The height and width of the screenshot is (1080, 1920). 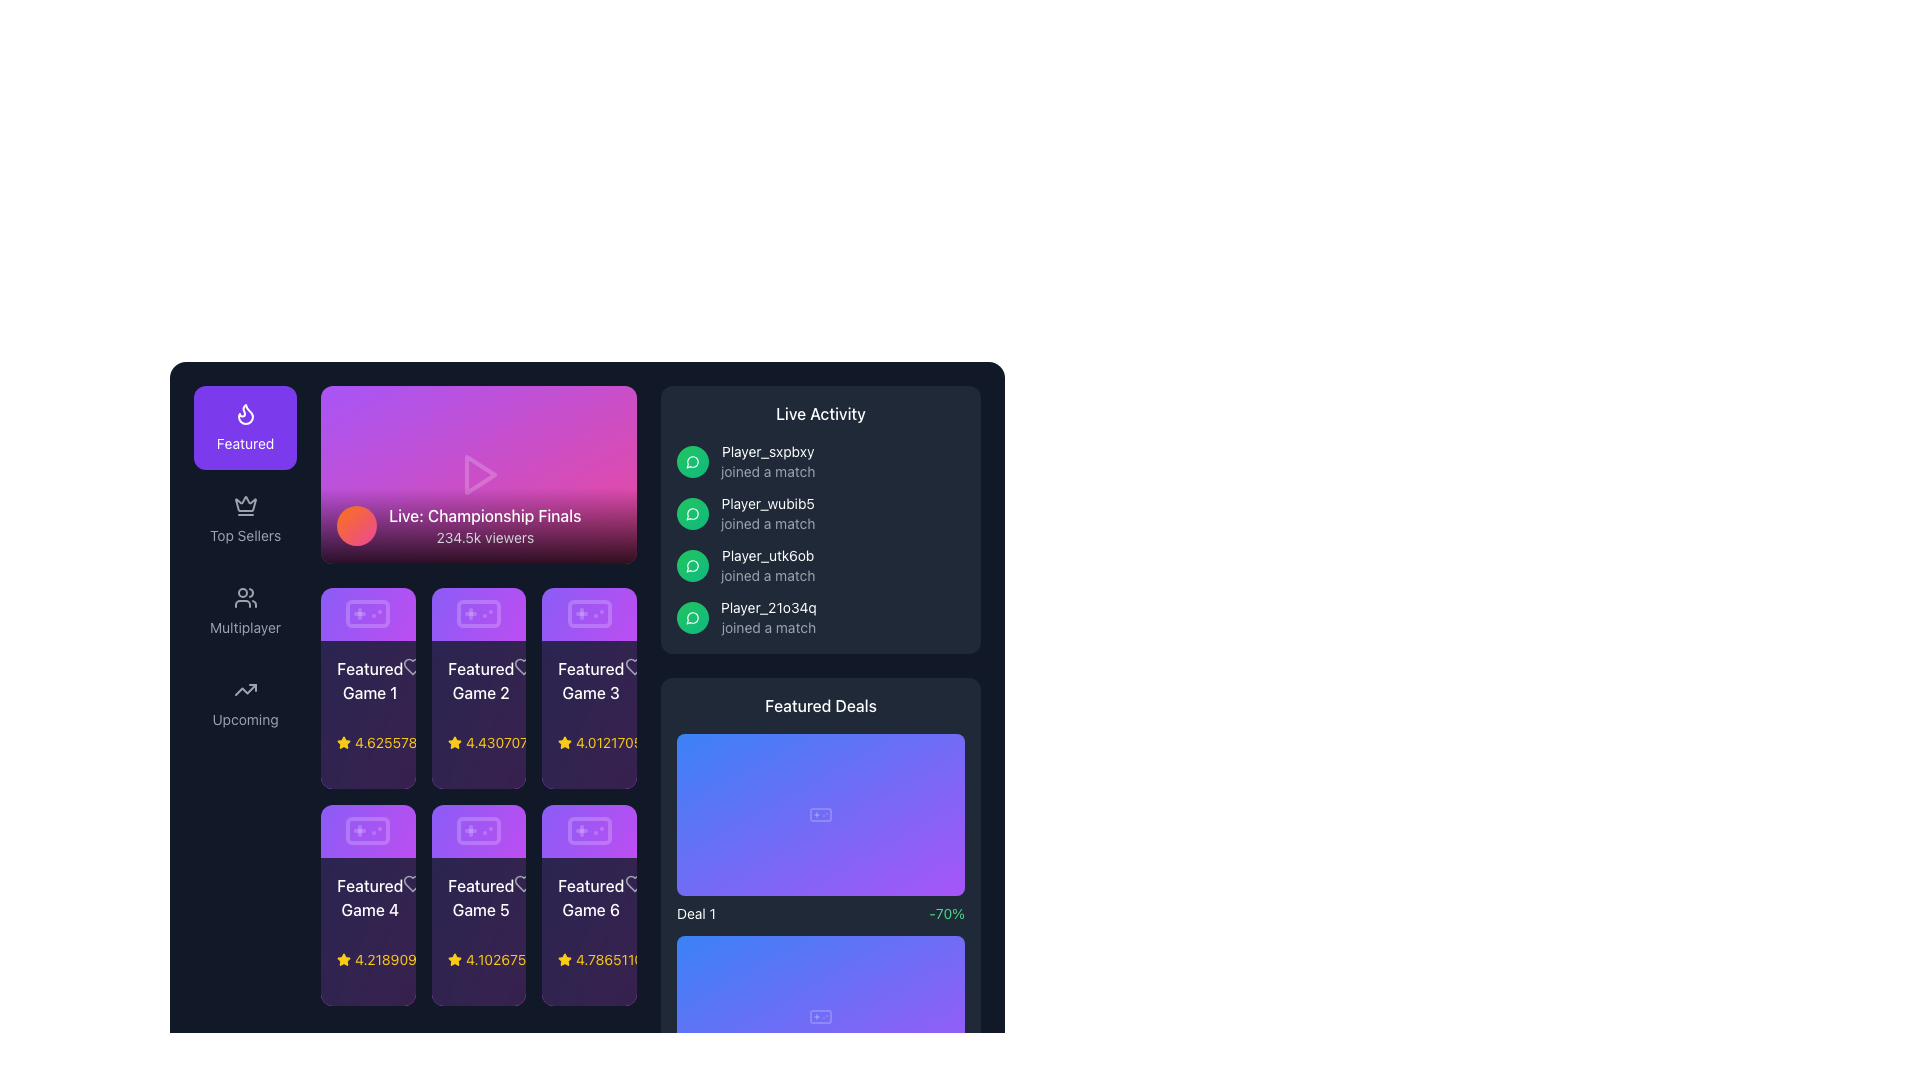 What do you see at coordinates (523, 666) in the screenshot?
I see `the heart icon in the 'Featured Game 2' card` at bounding box center [523, 666].